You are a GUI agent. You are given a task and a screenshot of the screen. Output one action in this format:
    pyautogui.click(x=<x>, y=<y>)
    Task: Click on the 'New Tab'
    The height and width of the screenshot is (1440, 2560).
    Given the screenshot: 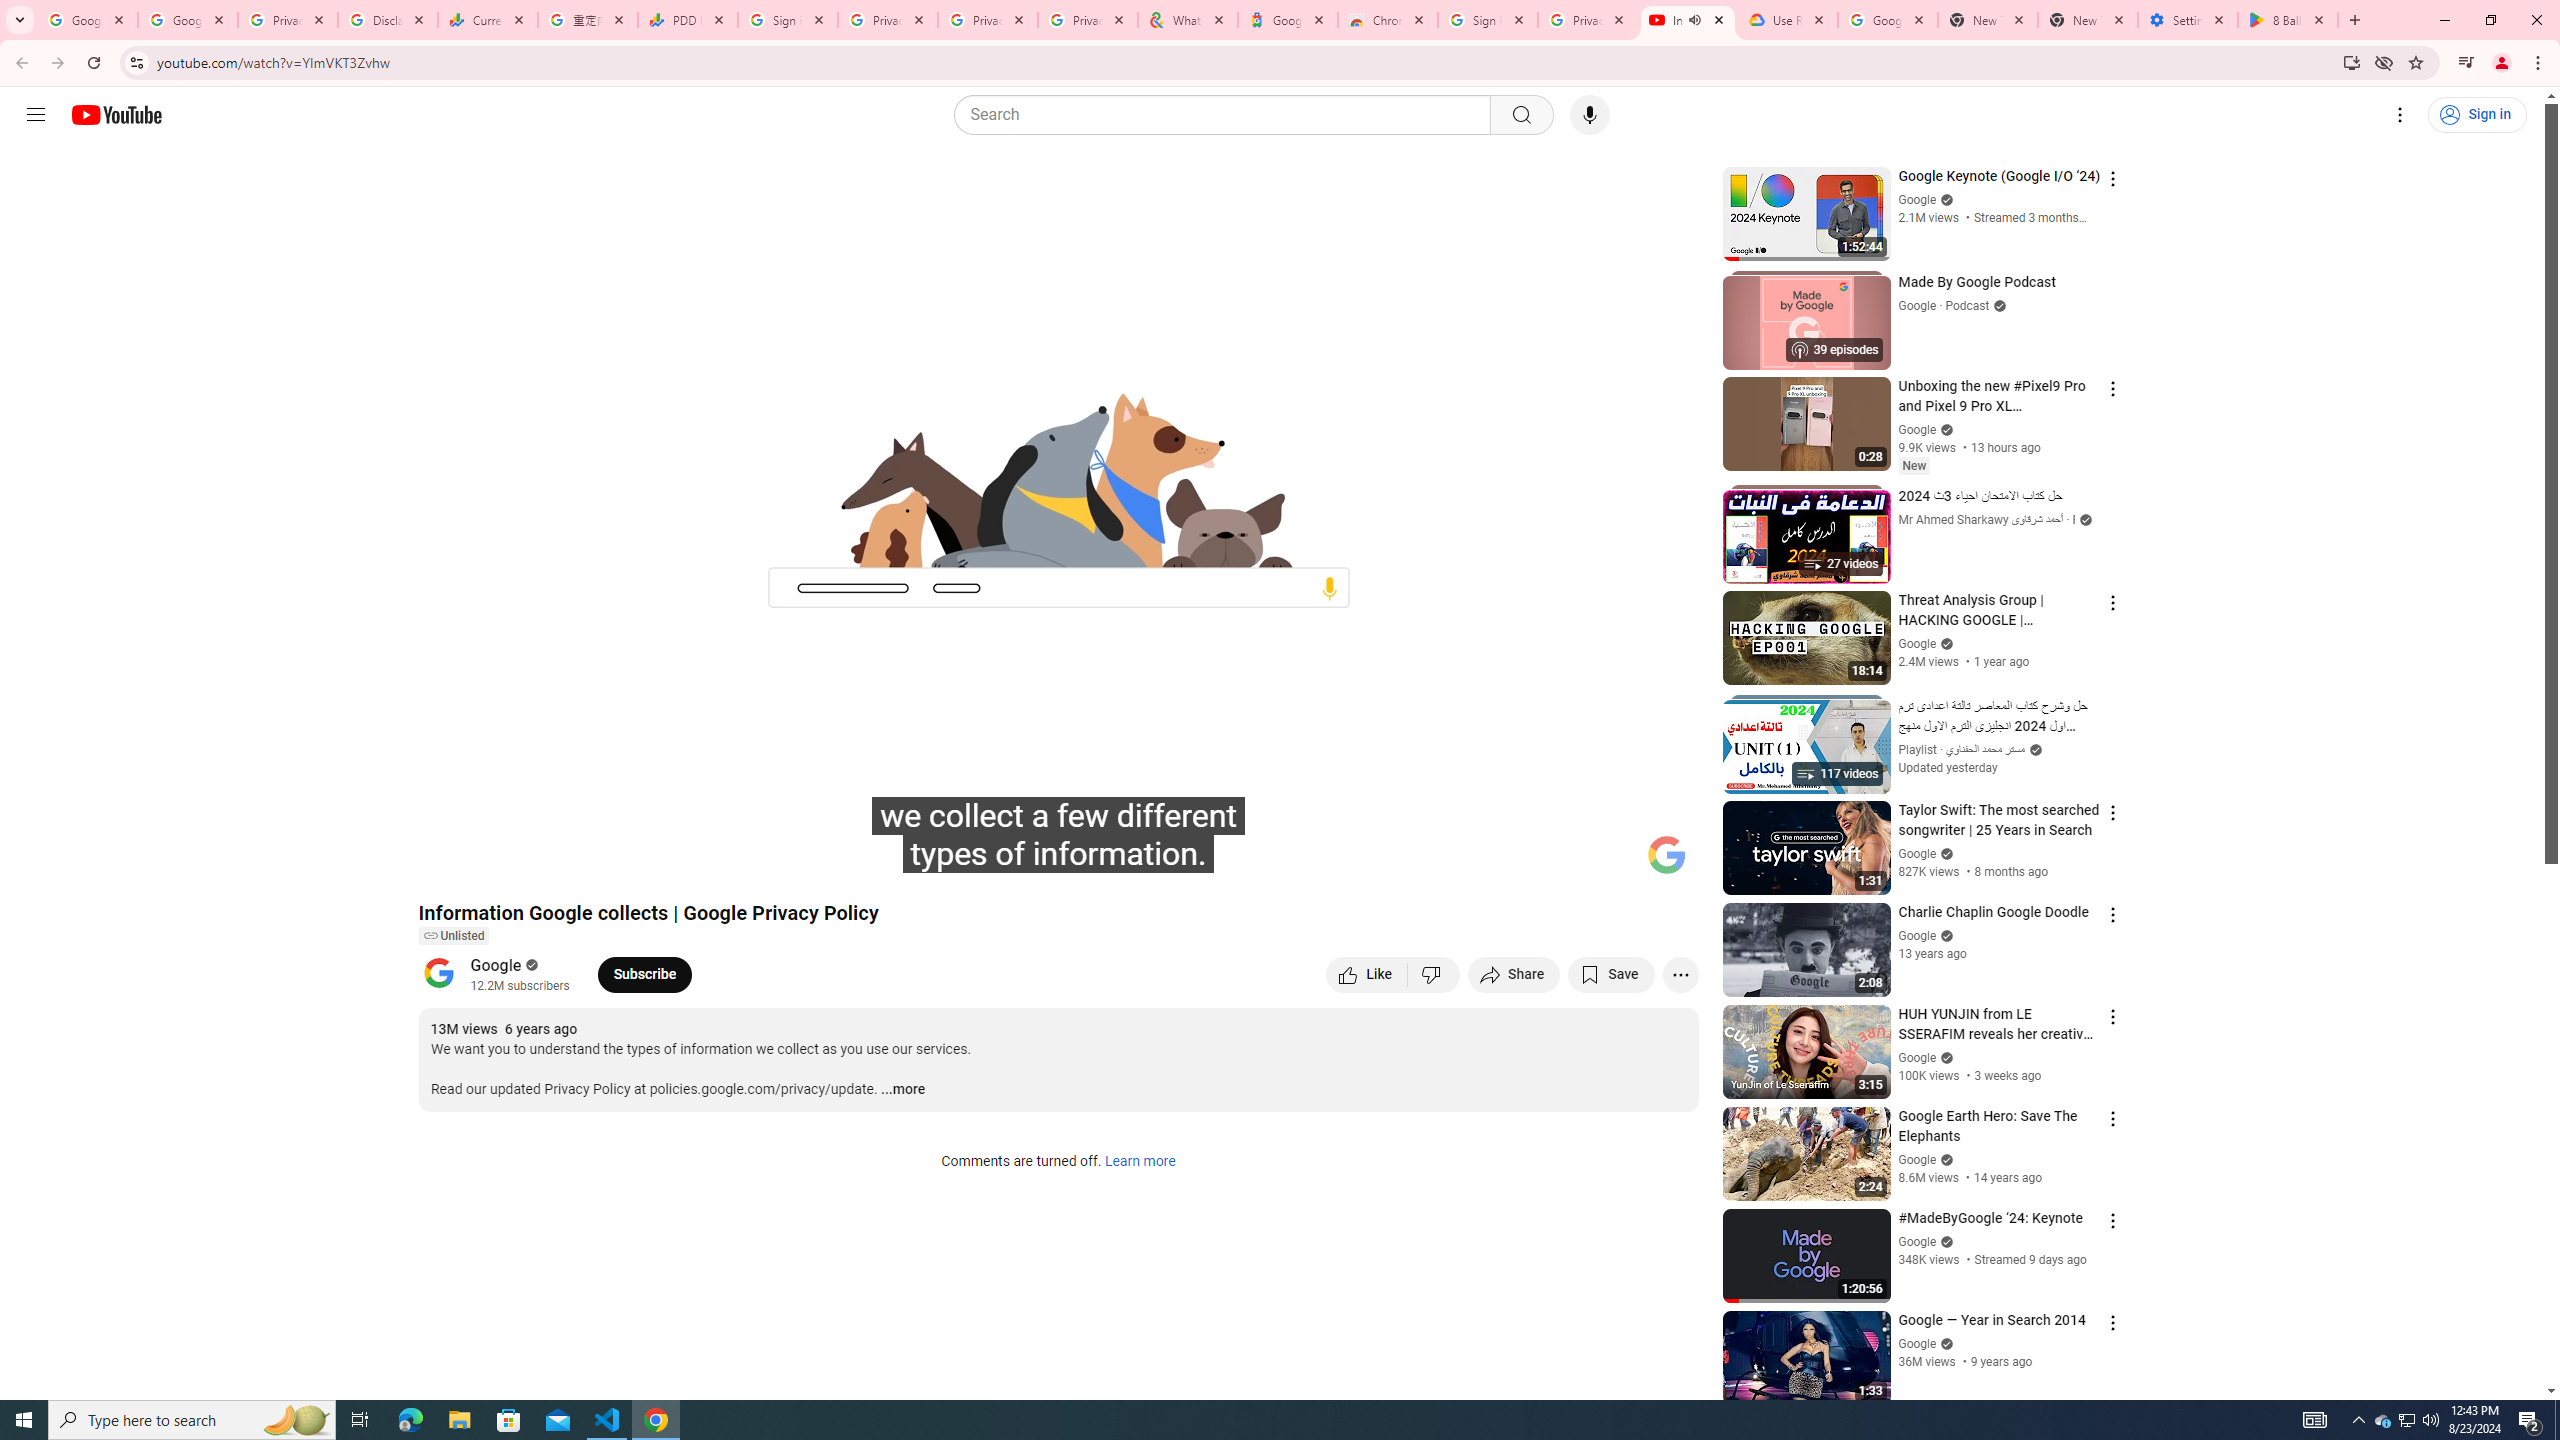 What is the action you would take?
    pyautogui.click(x=2087, y=19)
    